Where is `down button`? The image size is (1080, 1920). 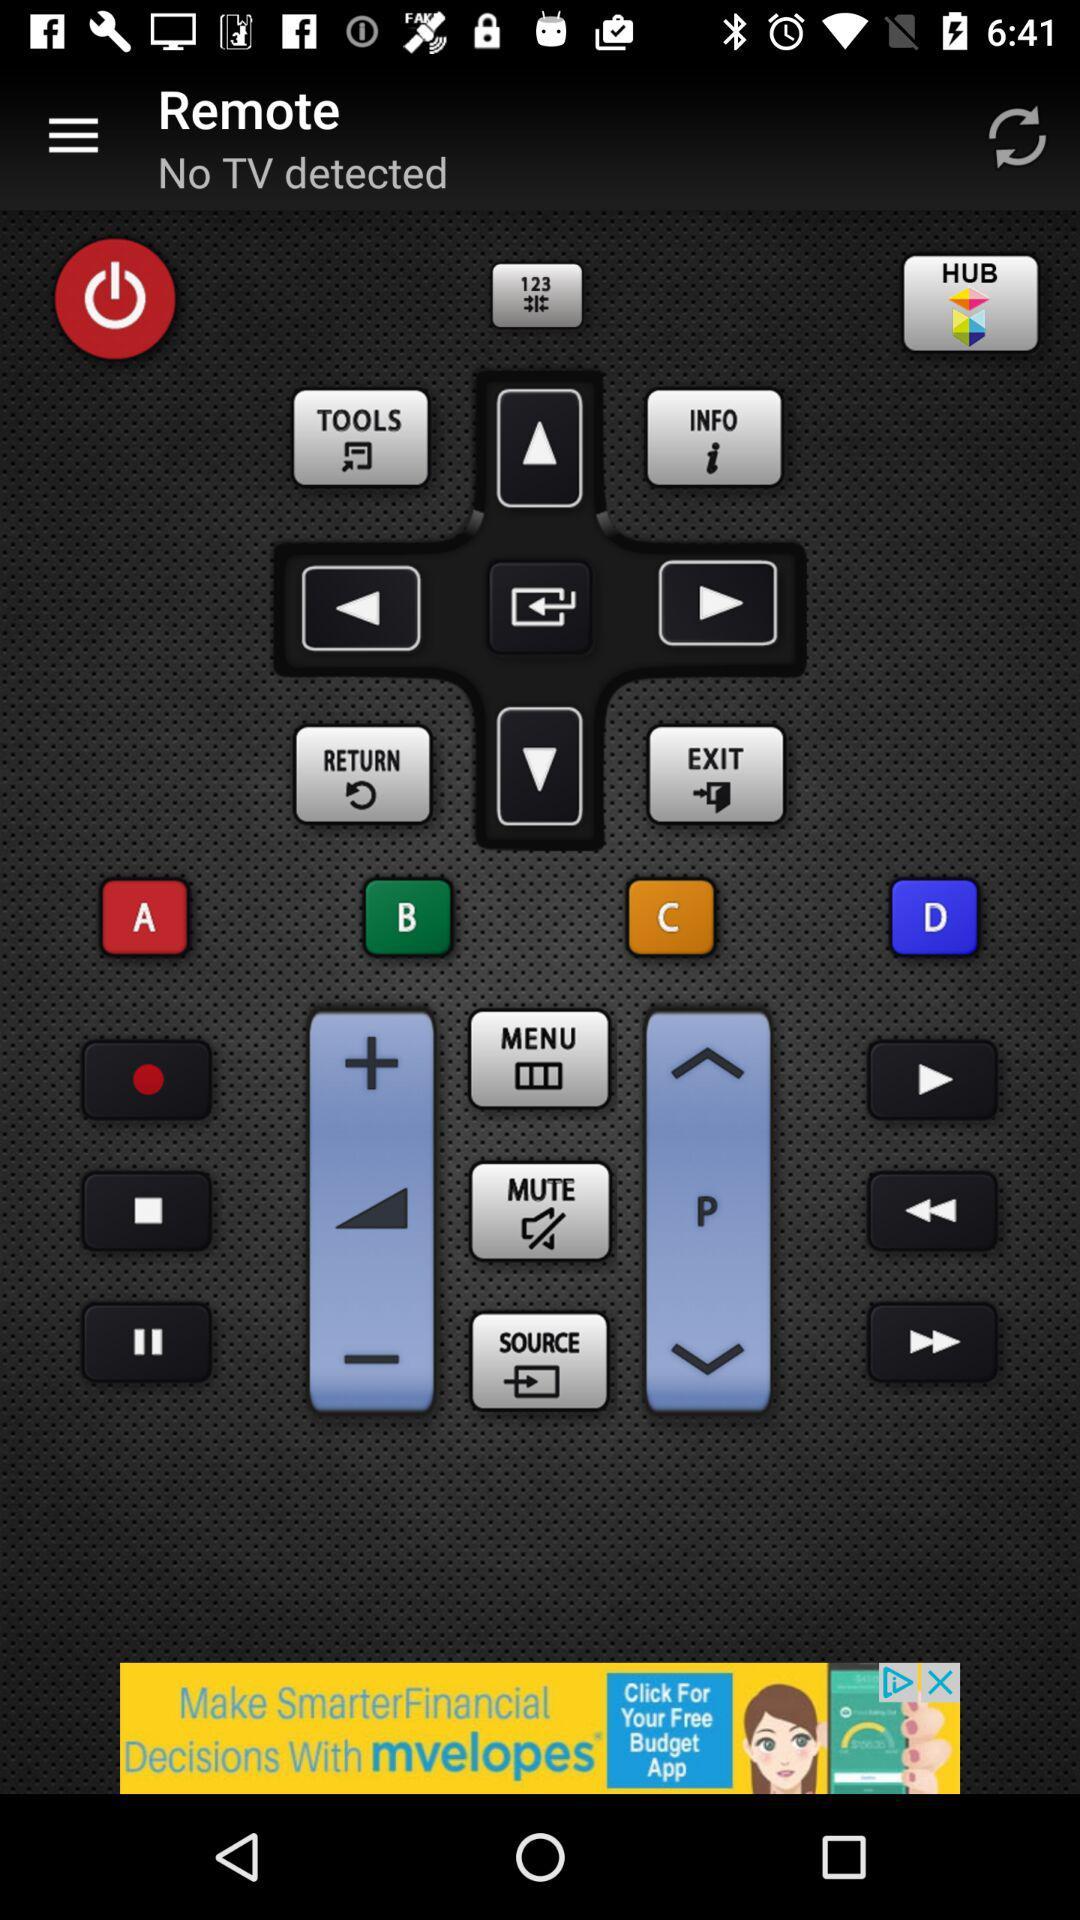
down button is located at coordinates (540, 765).